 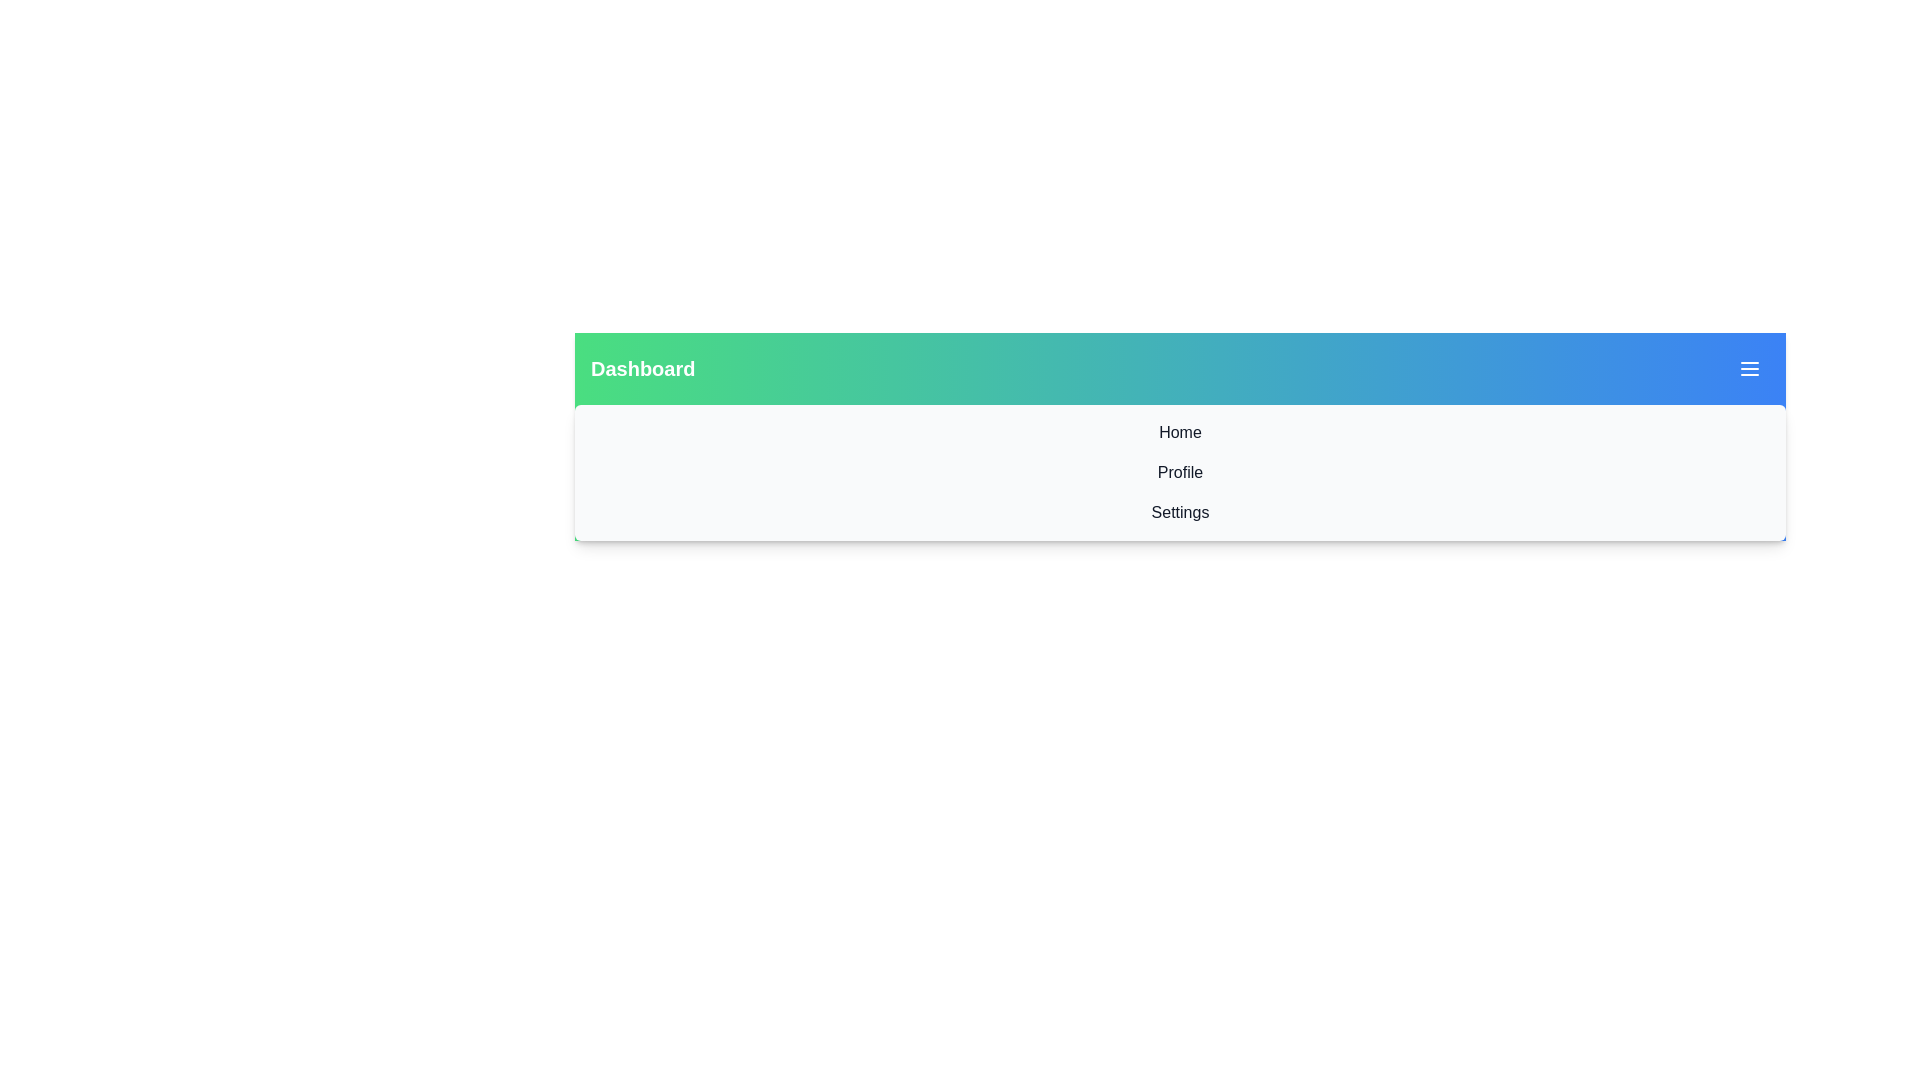 What do you see at coordinates (1749, 369) in the screenshot?
I see `the toggle button located at the top-right corner of the interface` at bounding box center [1749, 369].